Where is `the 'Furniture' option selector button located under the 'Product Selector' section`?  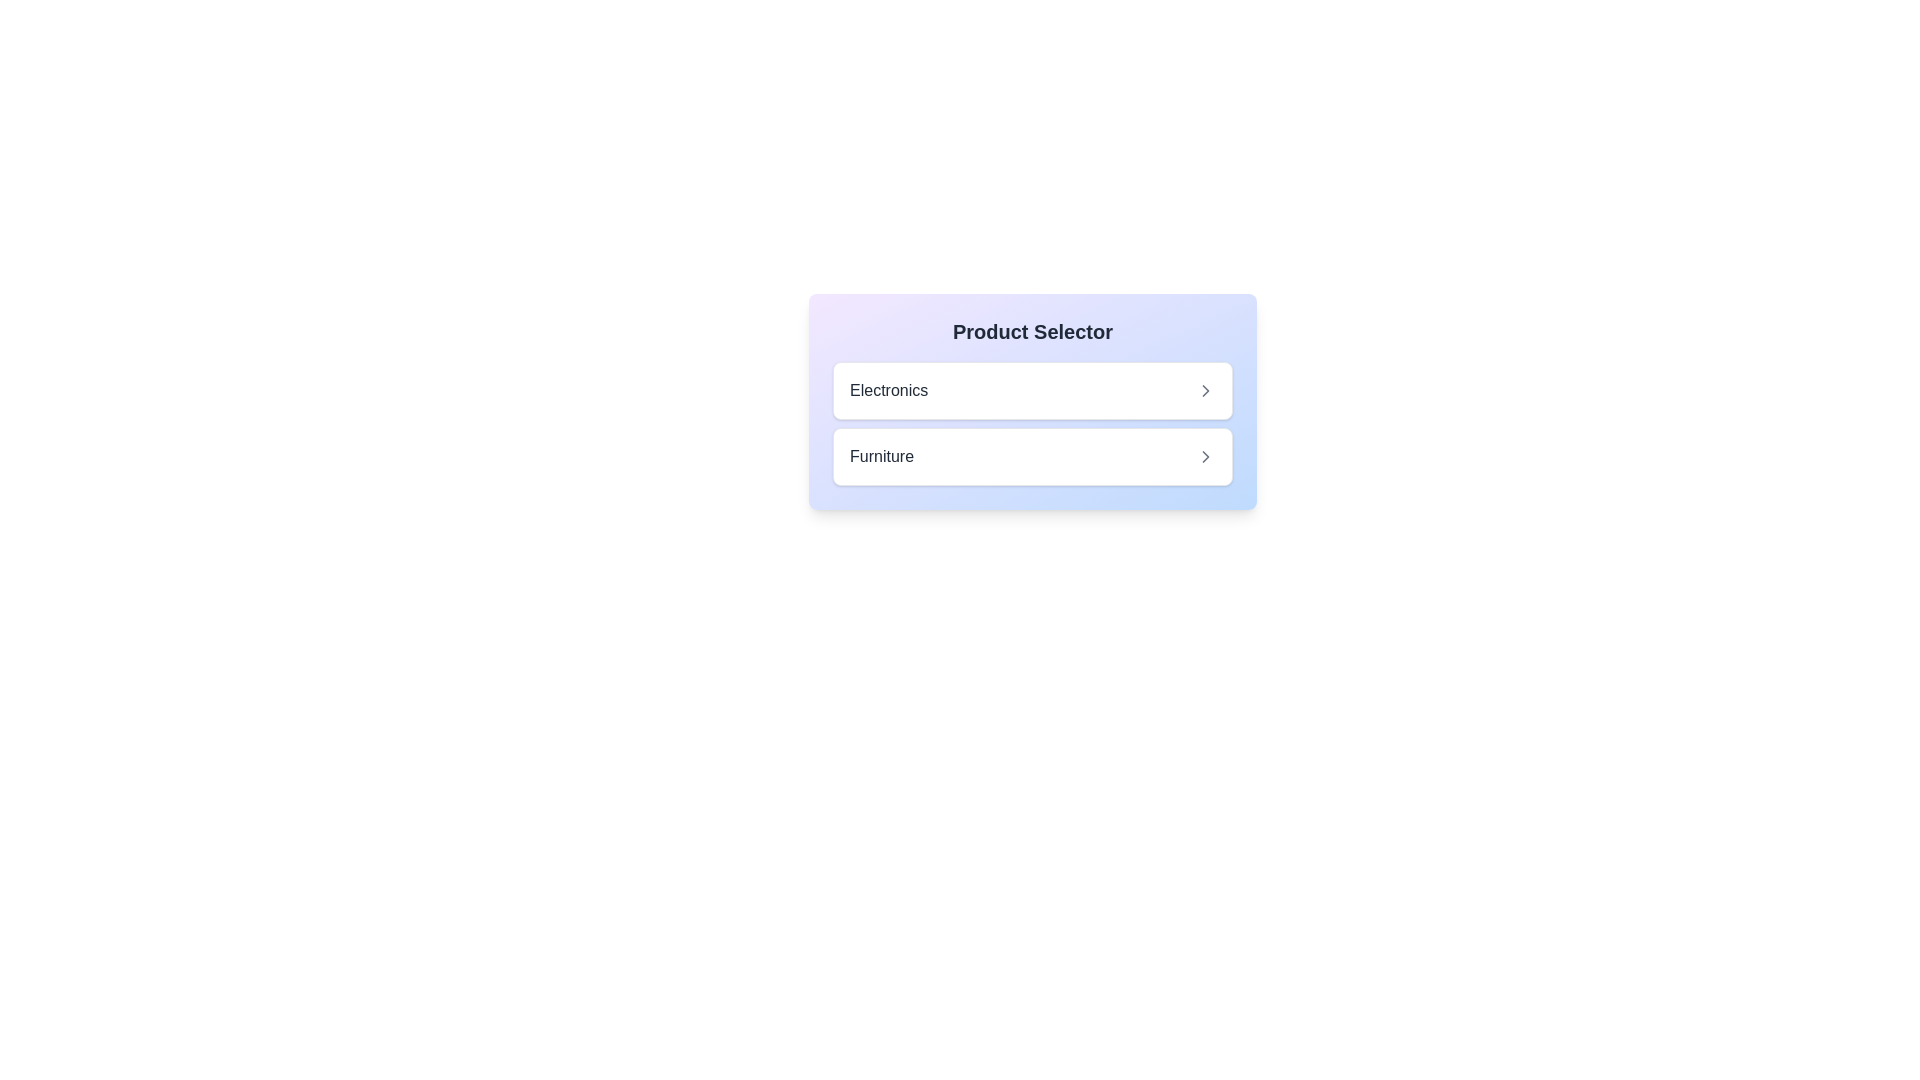 the 'Furniture' option selector button located under the 'Product Selector' section is located at coordinates (1032, 456).